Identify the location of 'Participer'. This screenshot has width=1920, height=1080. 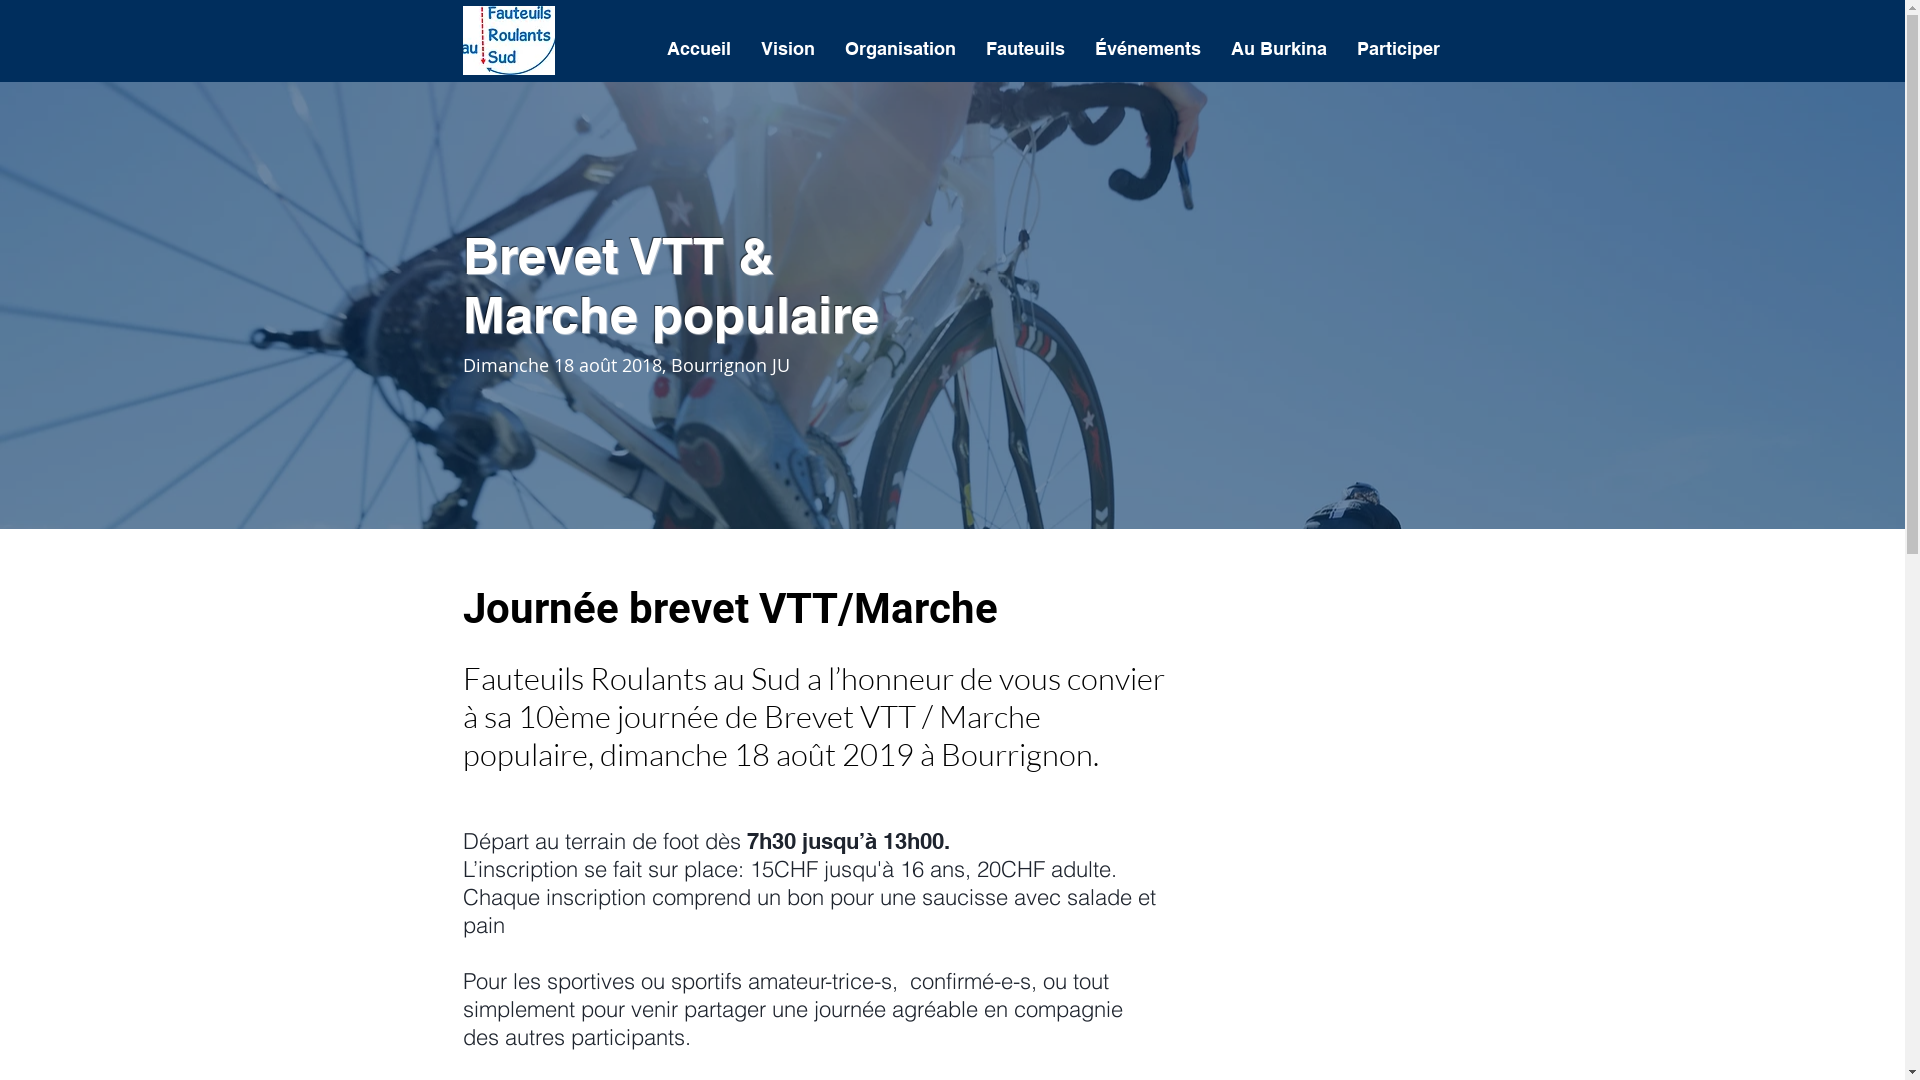
(1397, 48).